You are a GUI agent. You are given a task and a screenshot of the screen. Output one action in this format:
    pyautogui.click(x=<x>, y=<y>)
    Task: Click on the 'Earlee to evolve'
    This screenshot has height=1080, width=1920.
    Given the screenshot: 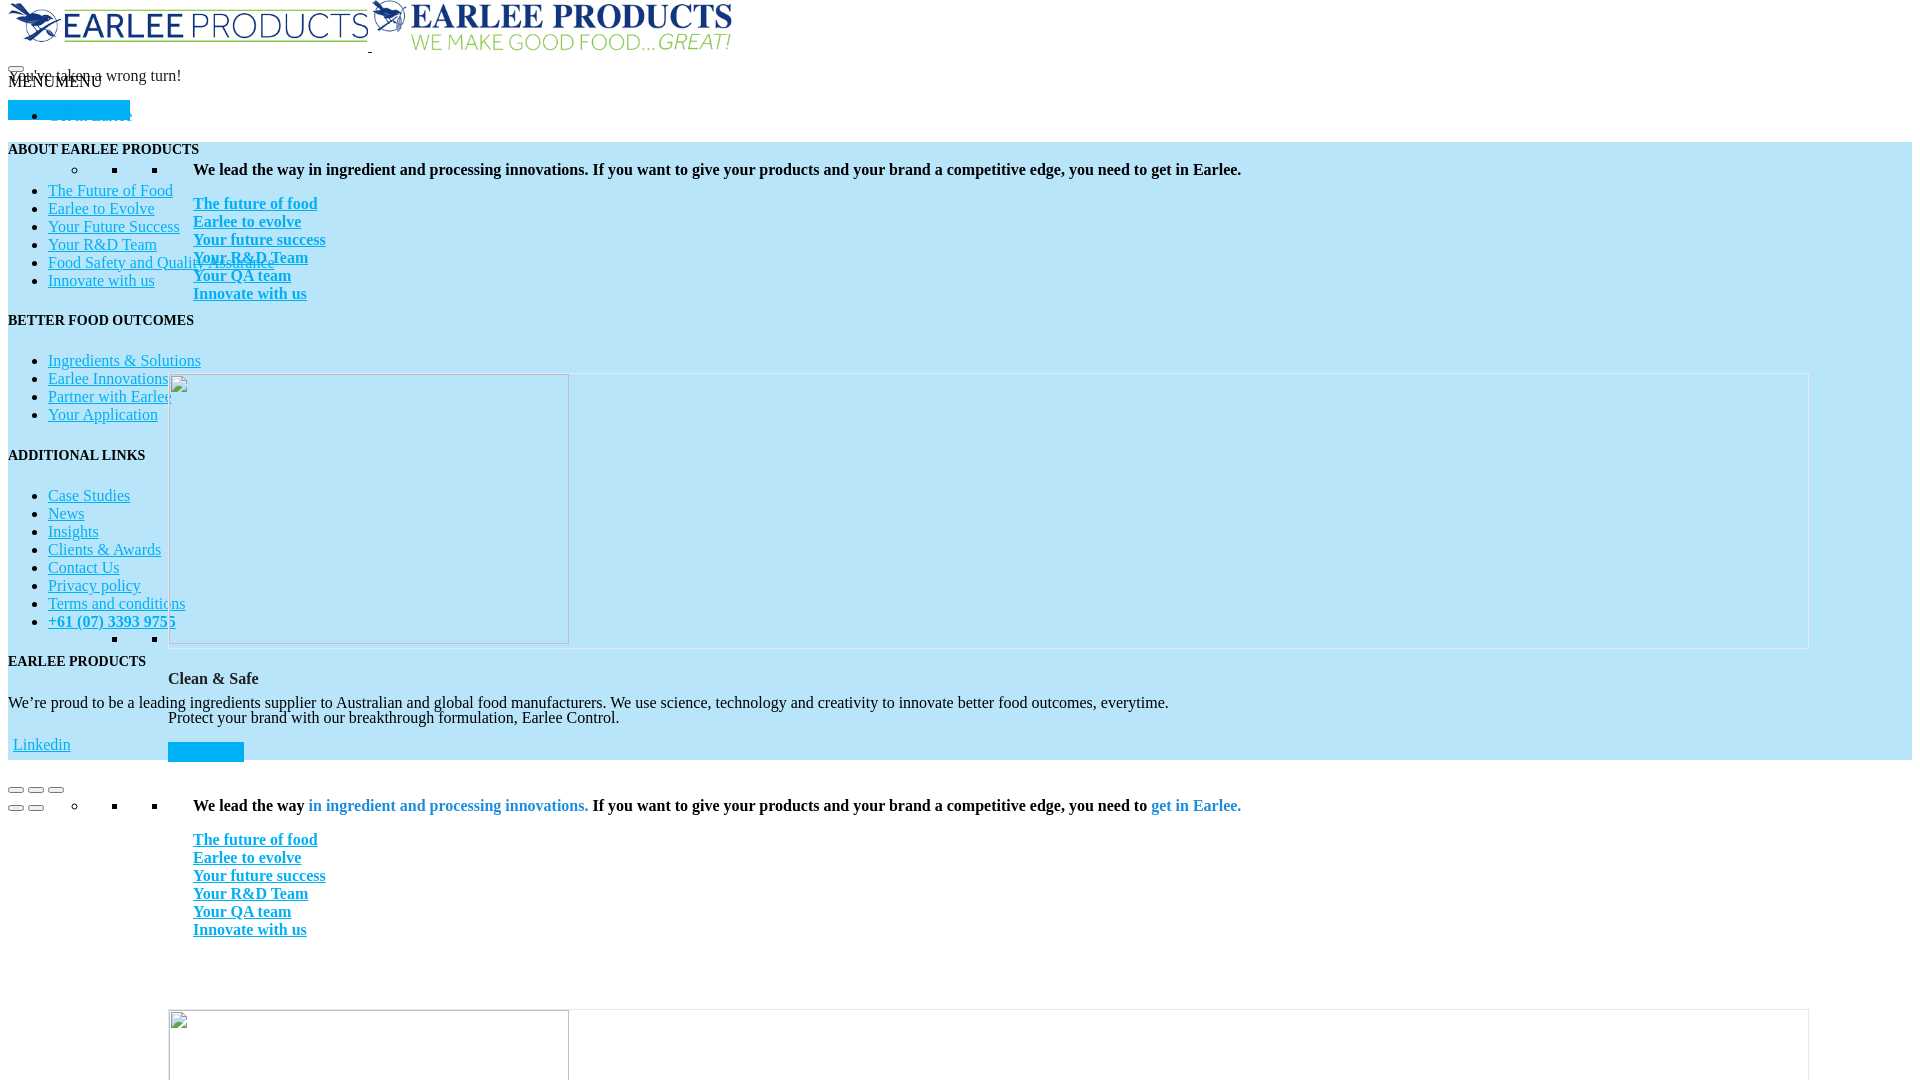 What is the action you would take?
    pyautogui.click(x=192, y=856)
    